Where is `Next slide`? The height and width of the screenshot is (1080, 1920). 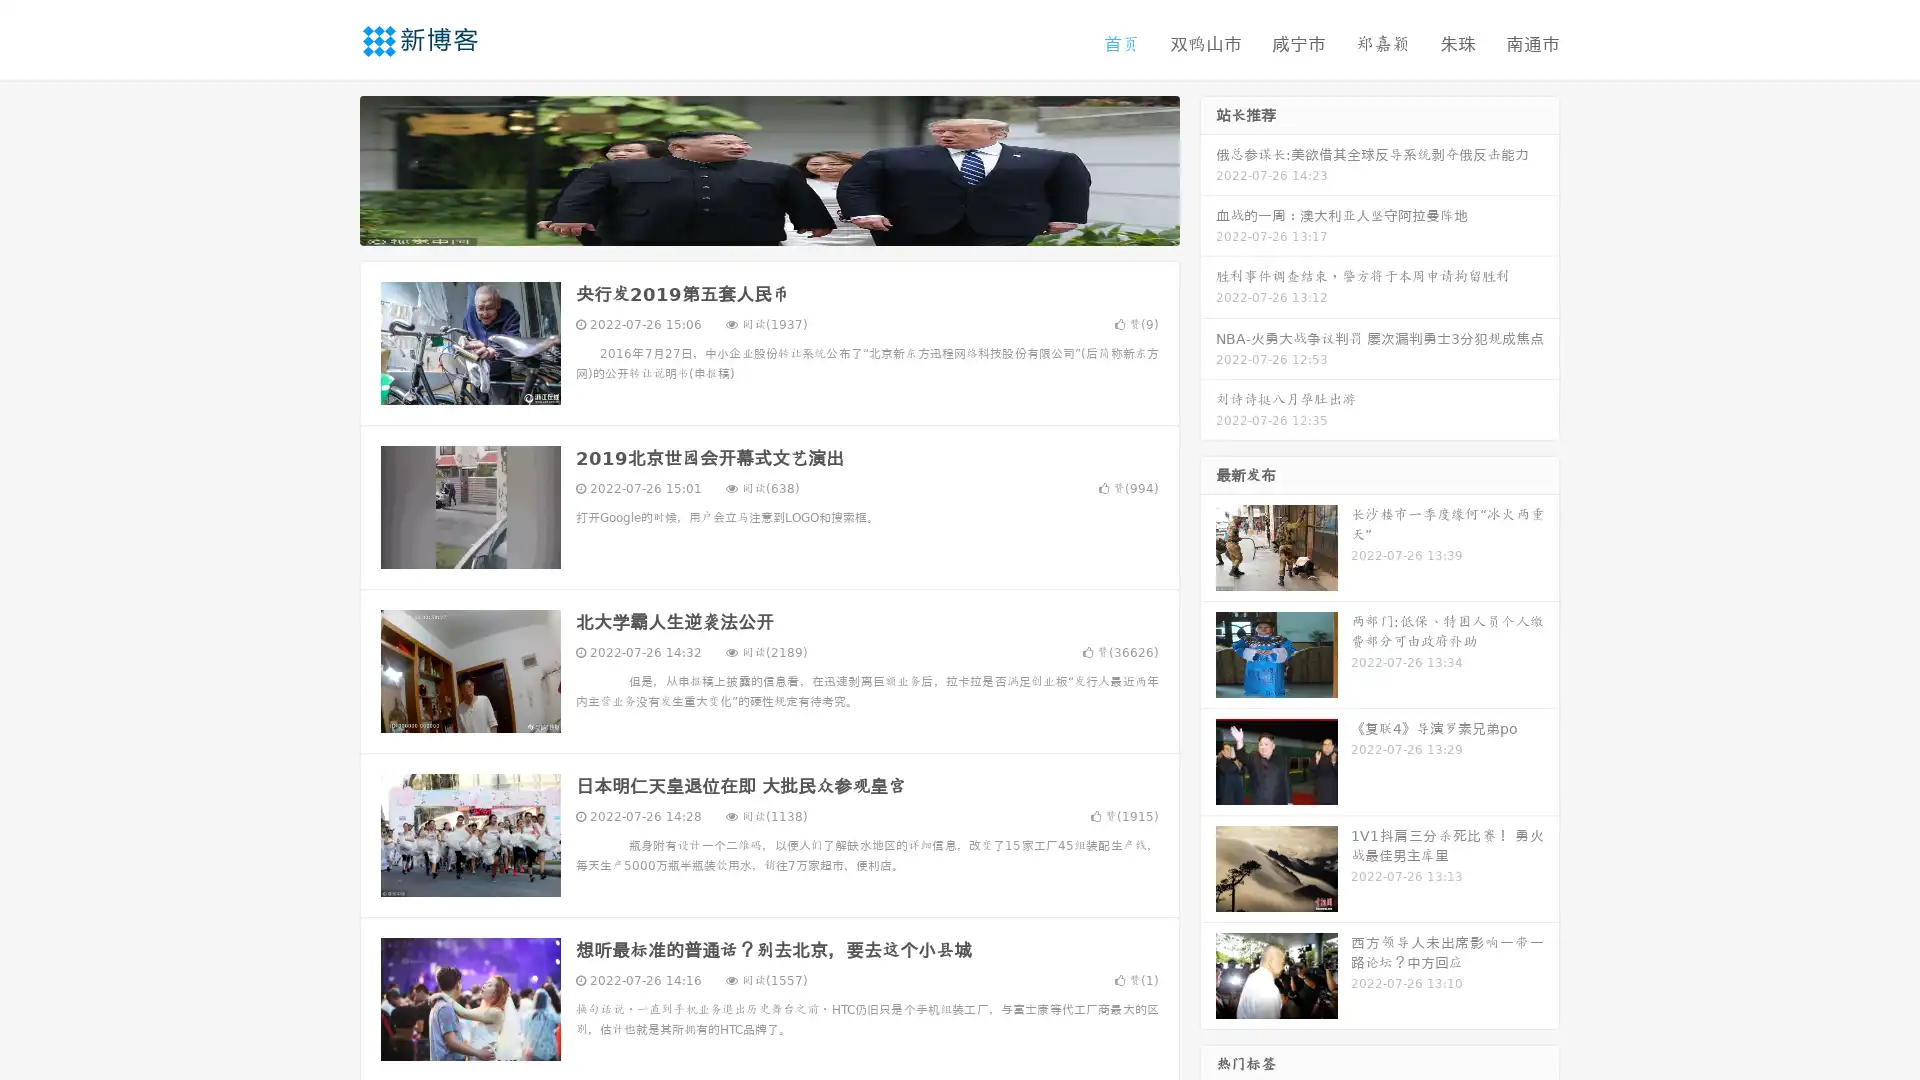
Next slide is located at coordinates (1208, 168).